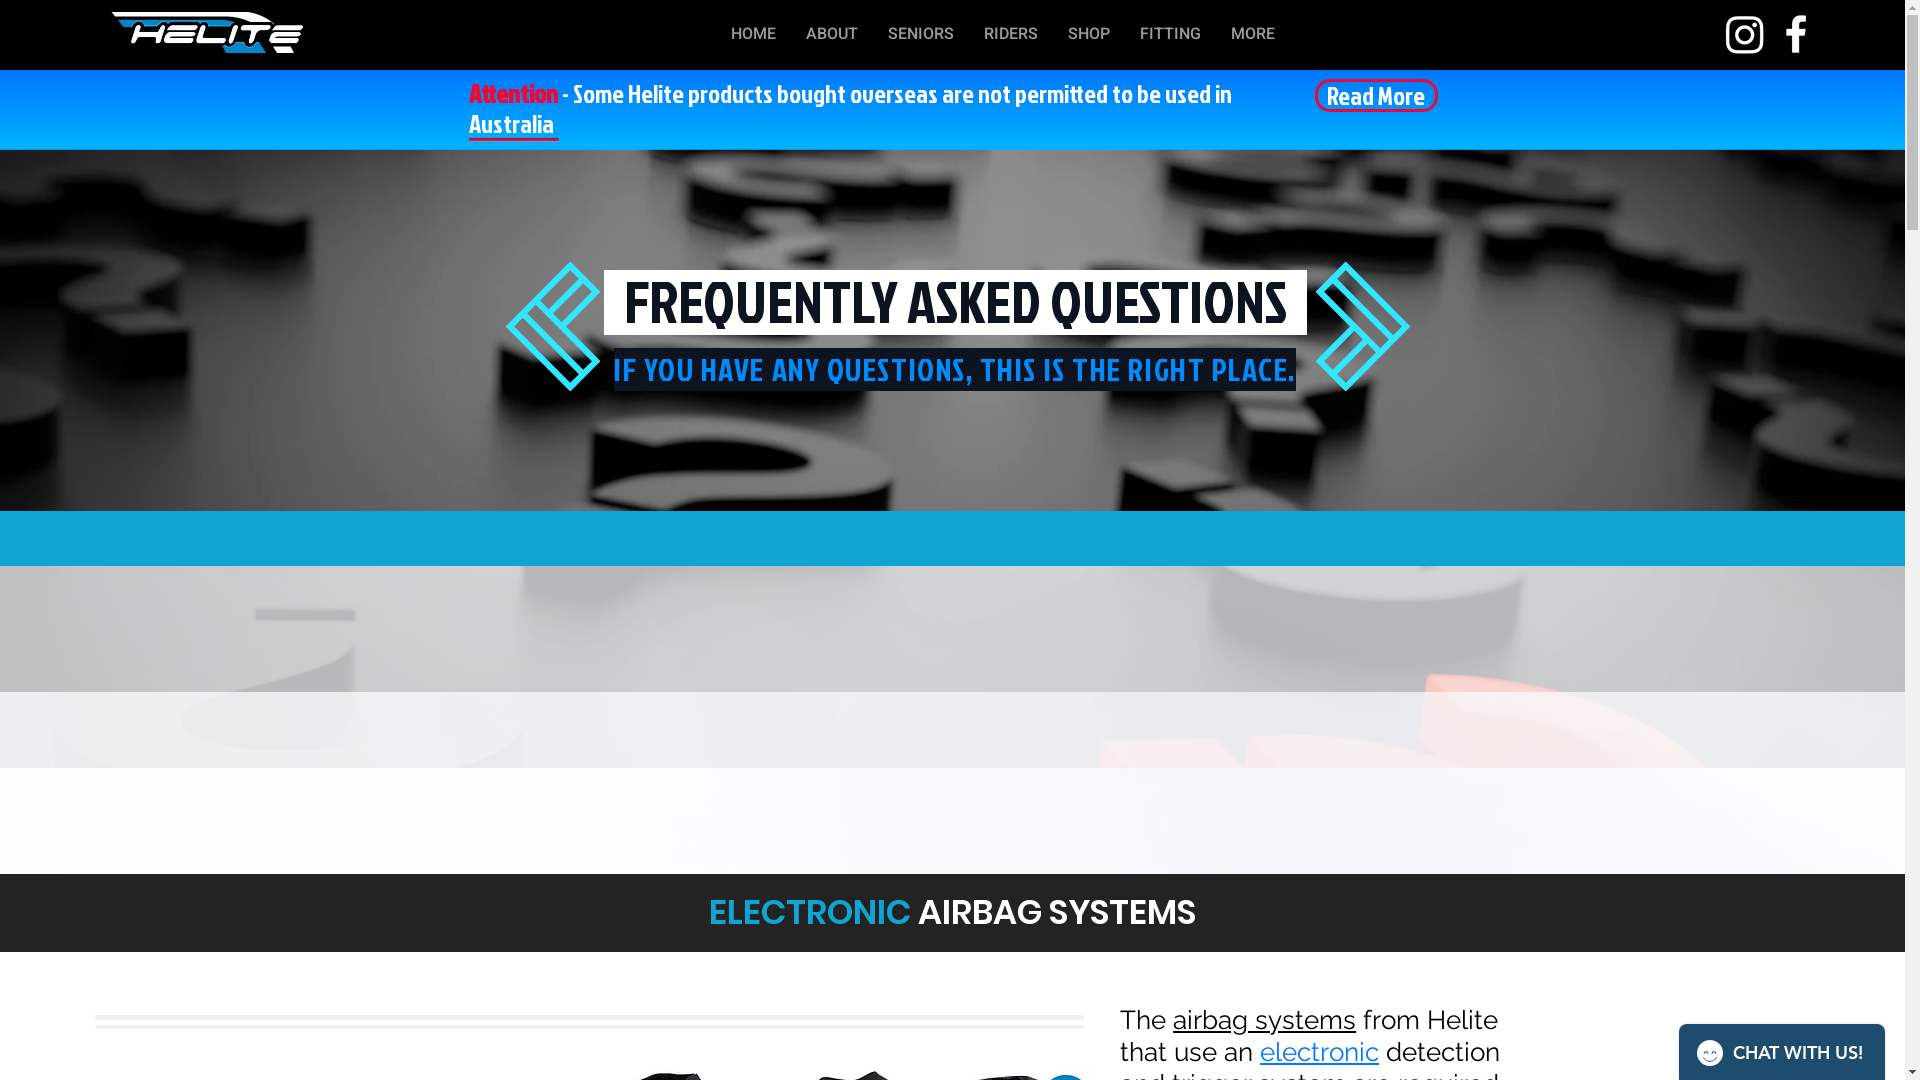  What do you see at coordinates (1374, 95) in the screenshot?
I see `'Read More'` at bounding box center [1374, 95].